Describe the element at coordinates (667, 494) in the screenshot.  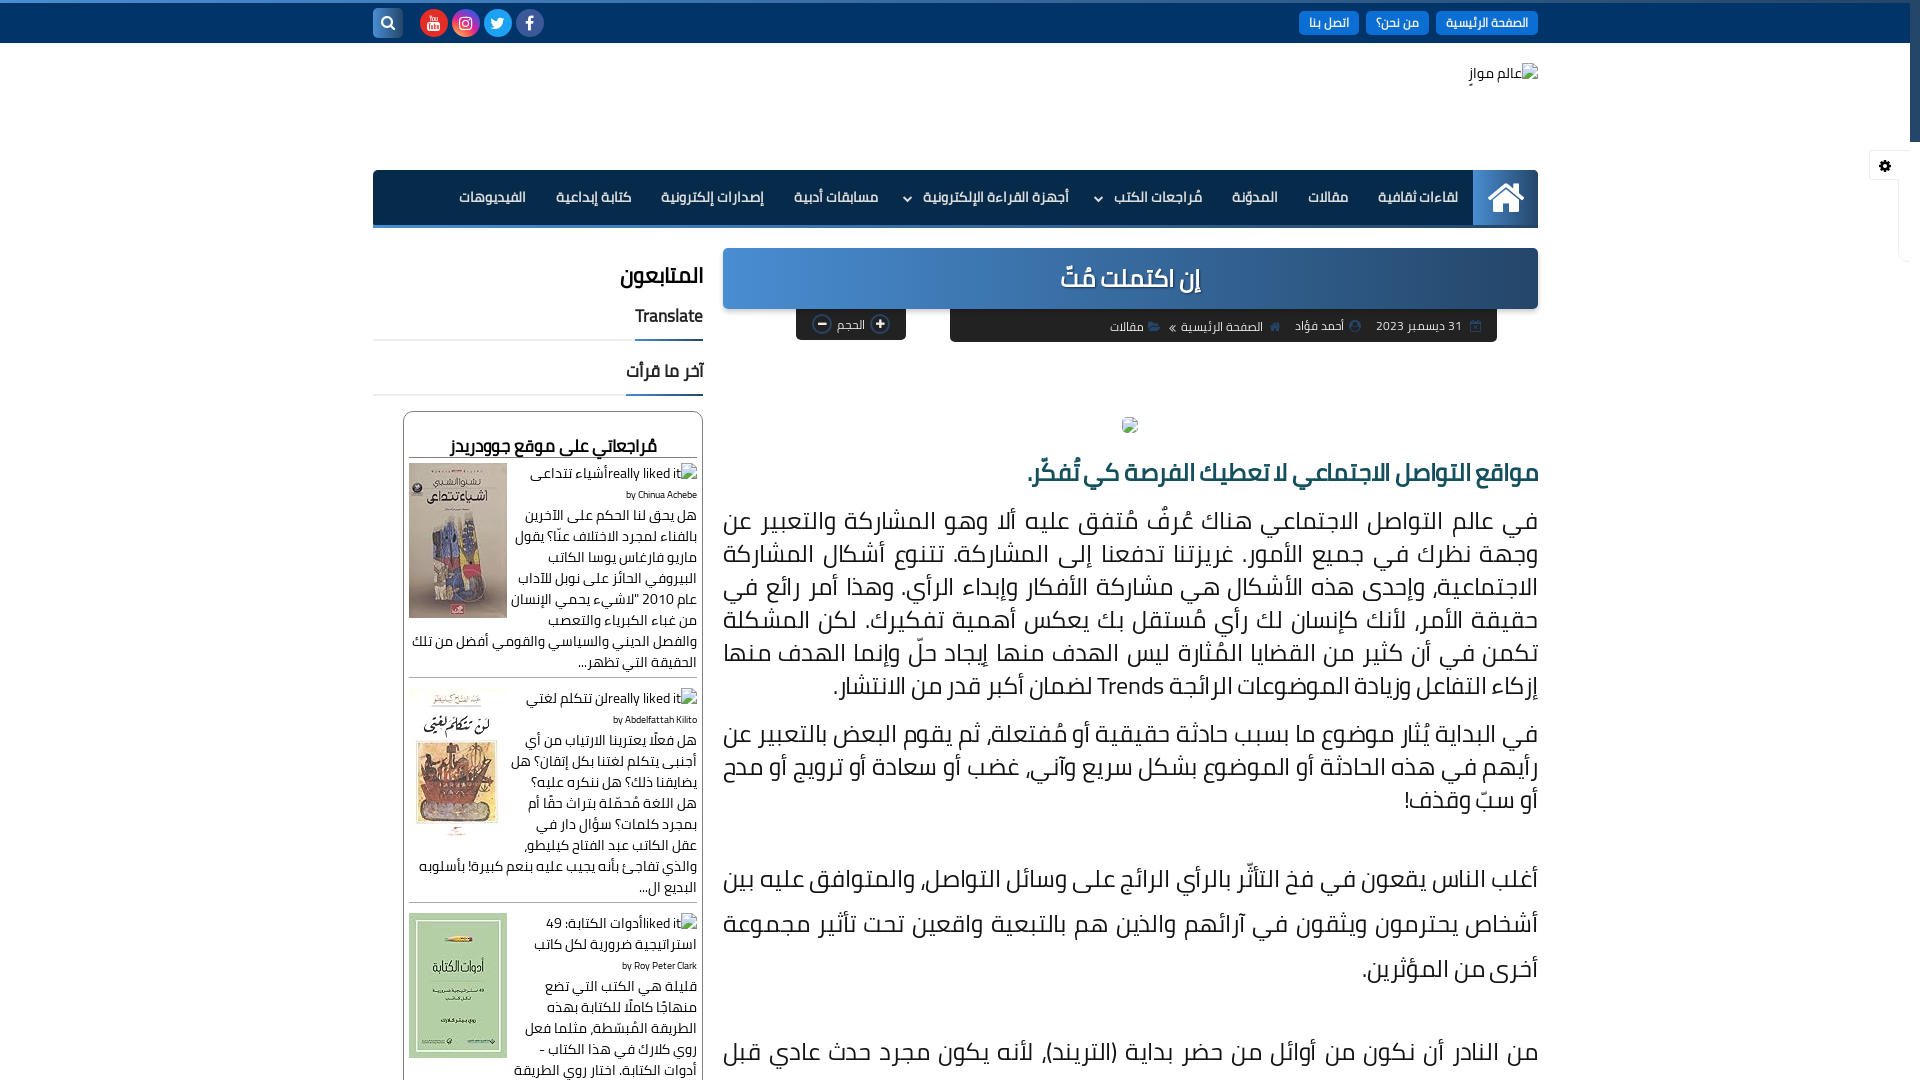
I see `'Chinua Achebe'` at that location.